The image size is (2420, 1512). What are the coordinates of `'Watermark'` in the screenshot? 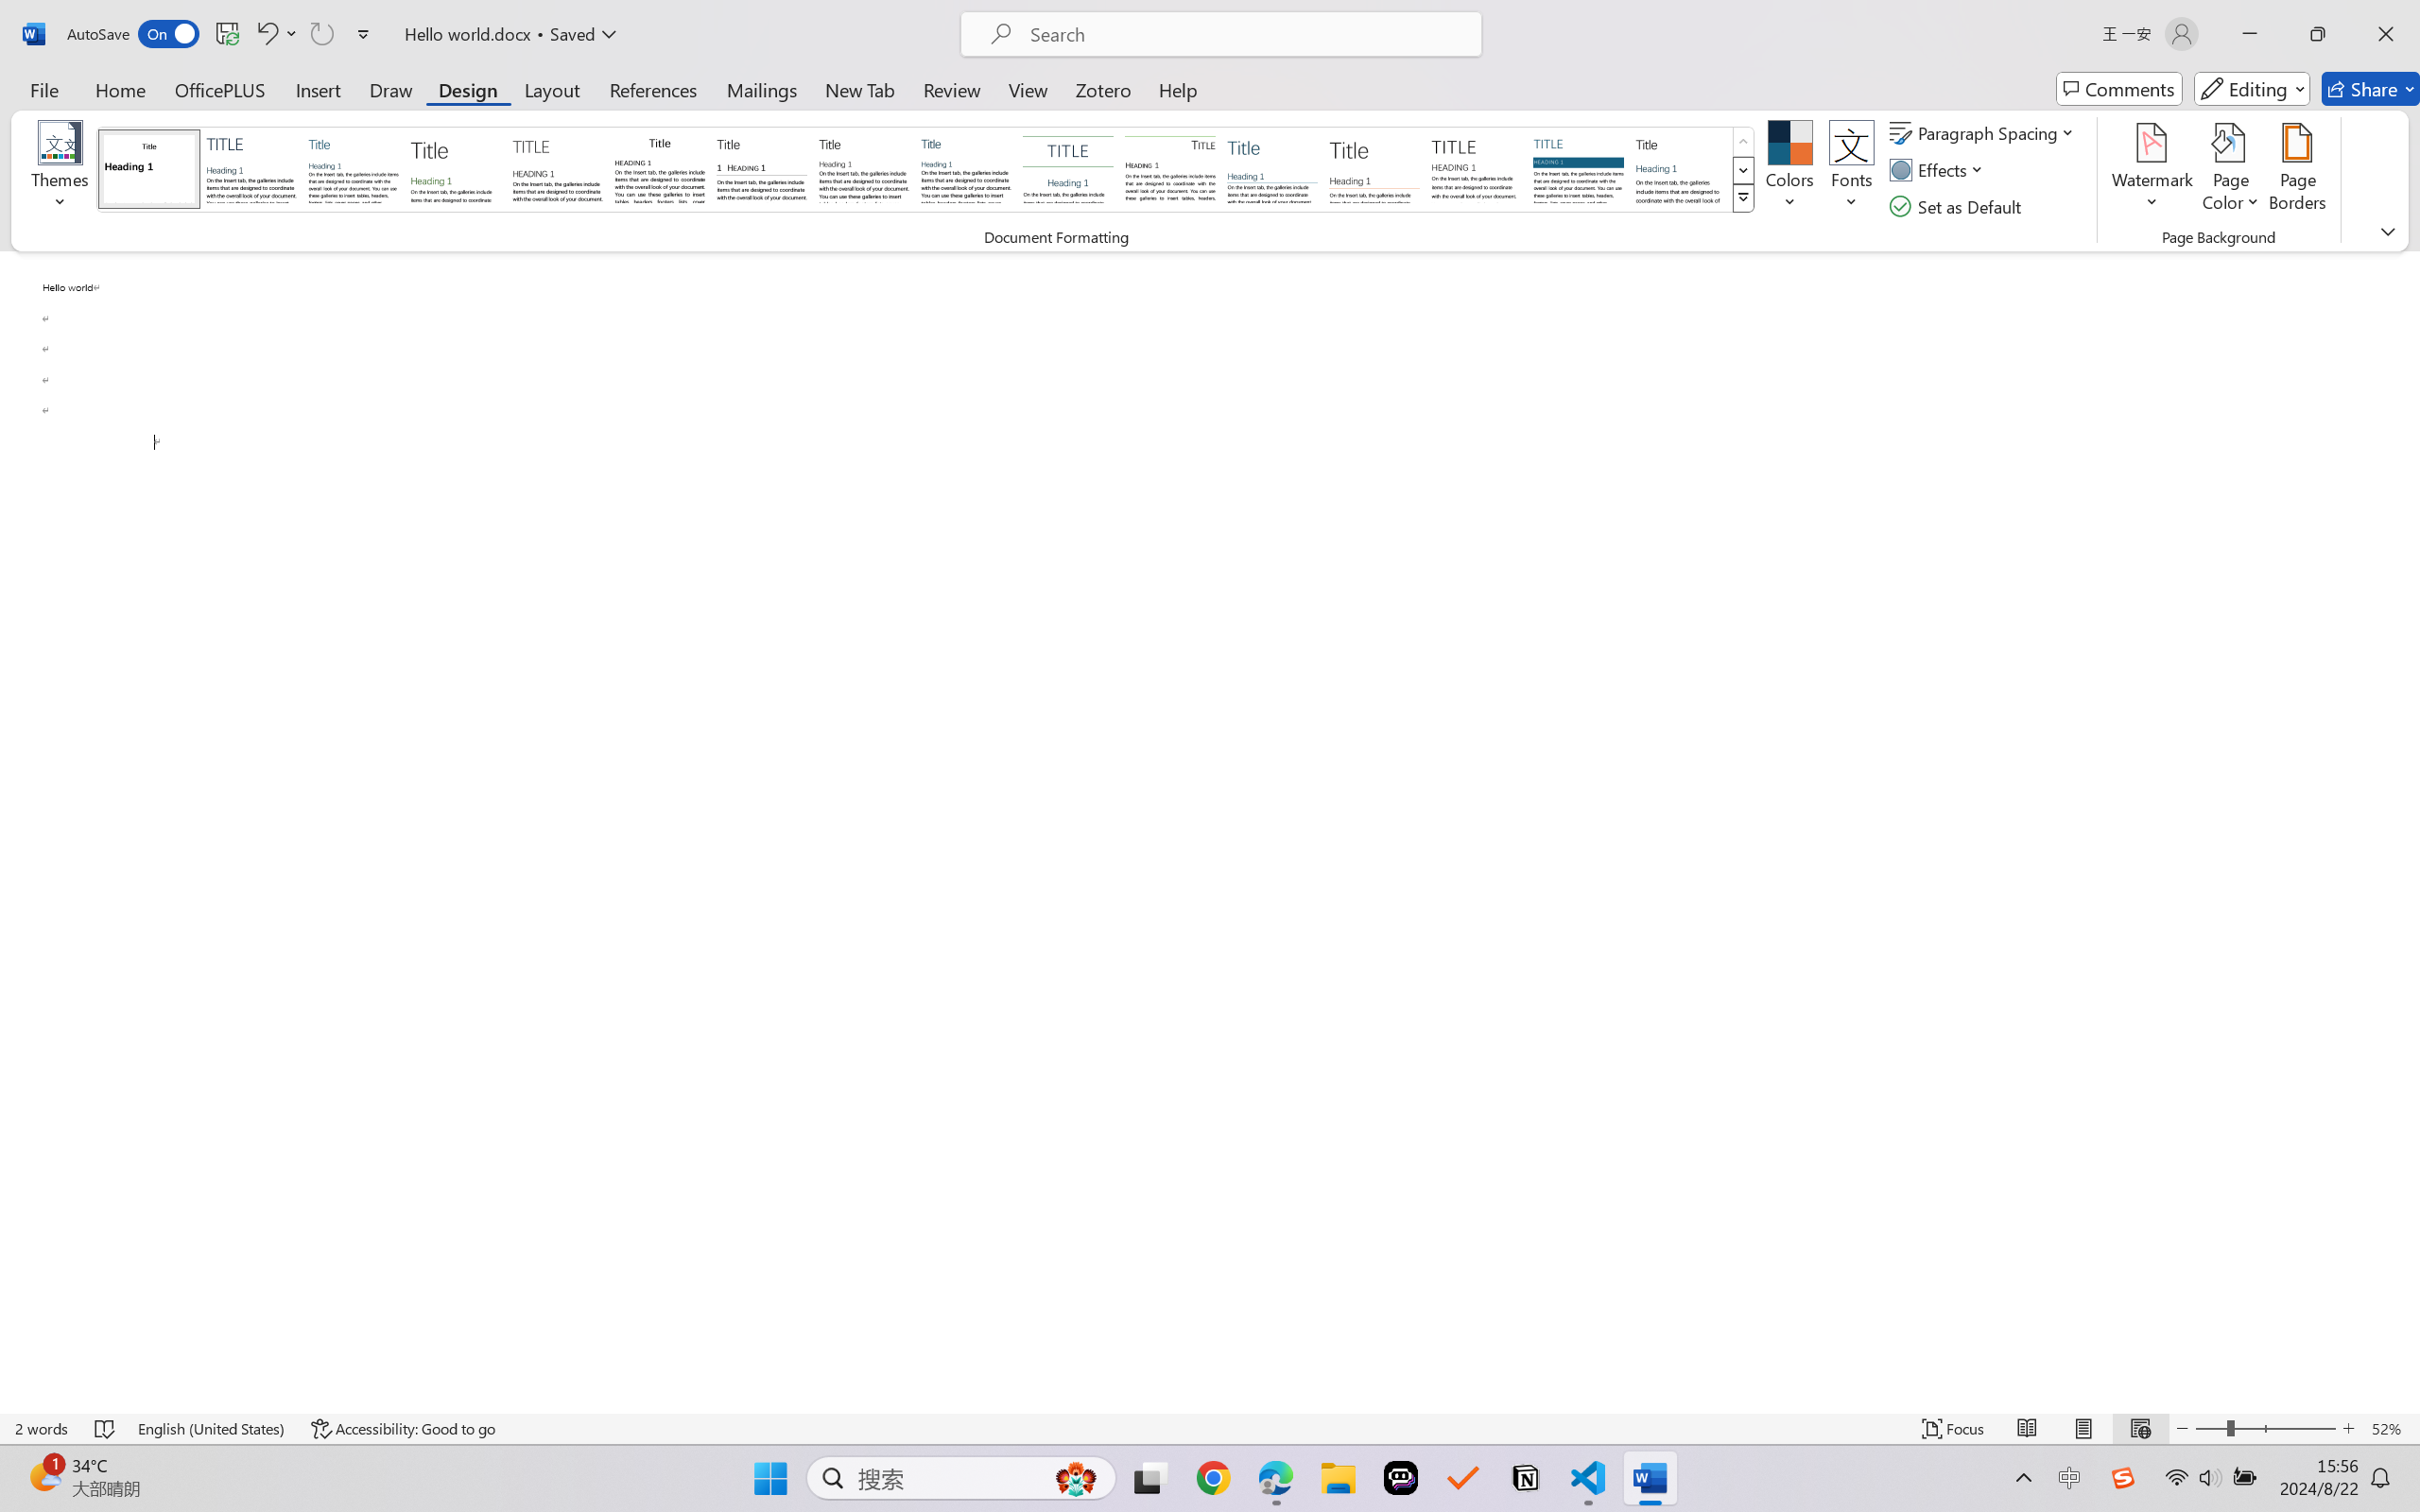 It's located at (2152, 170).